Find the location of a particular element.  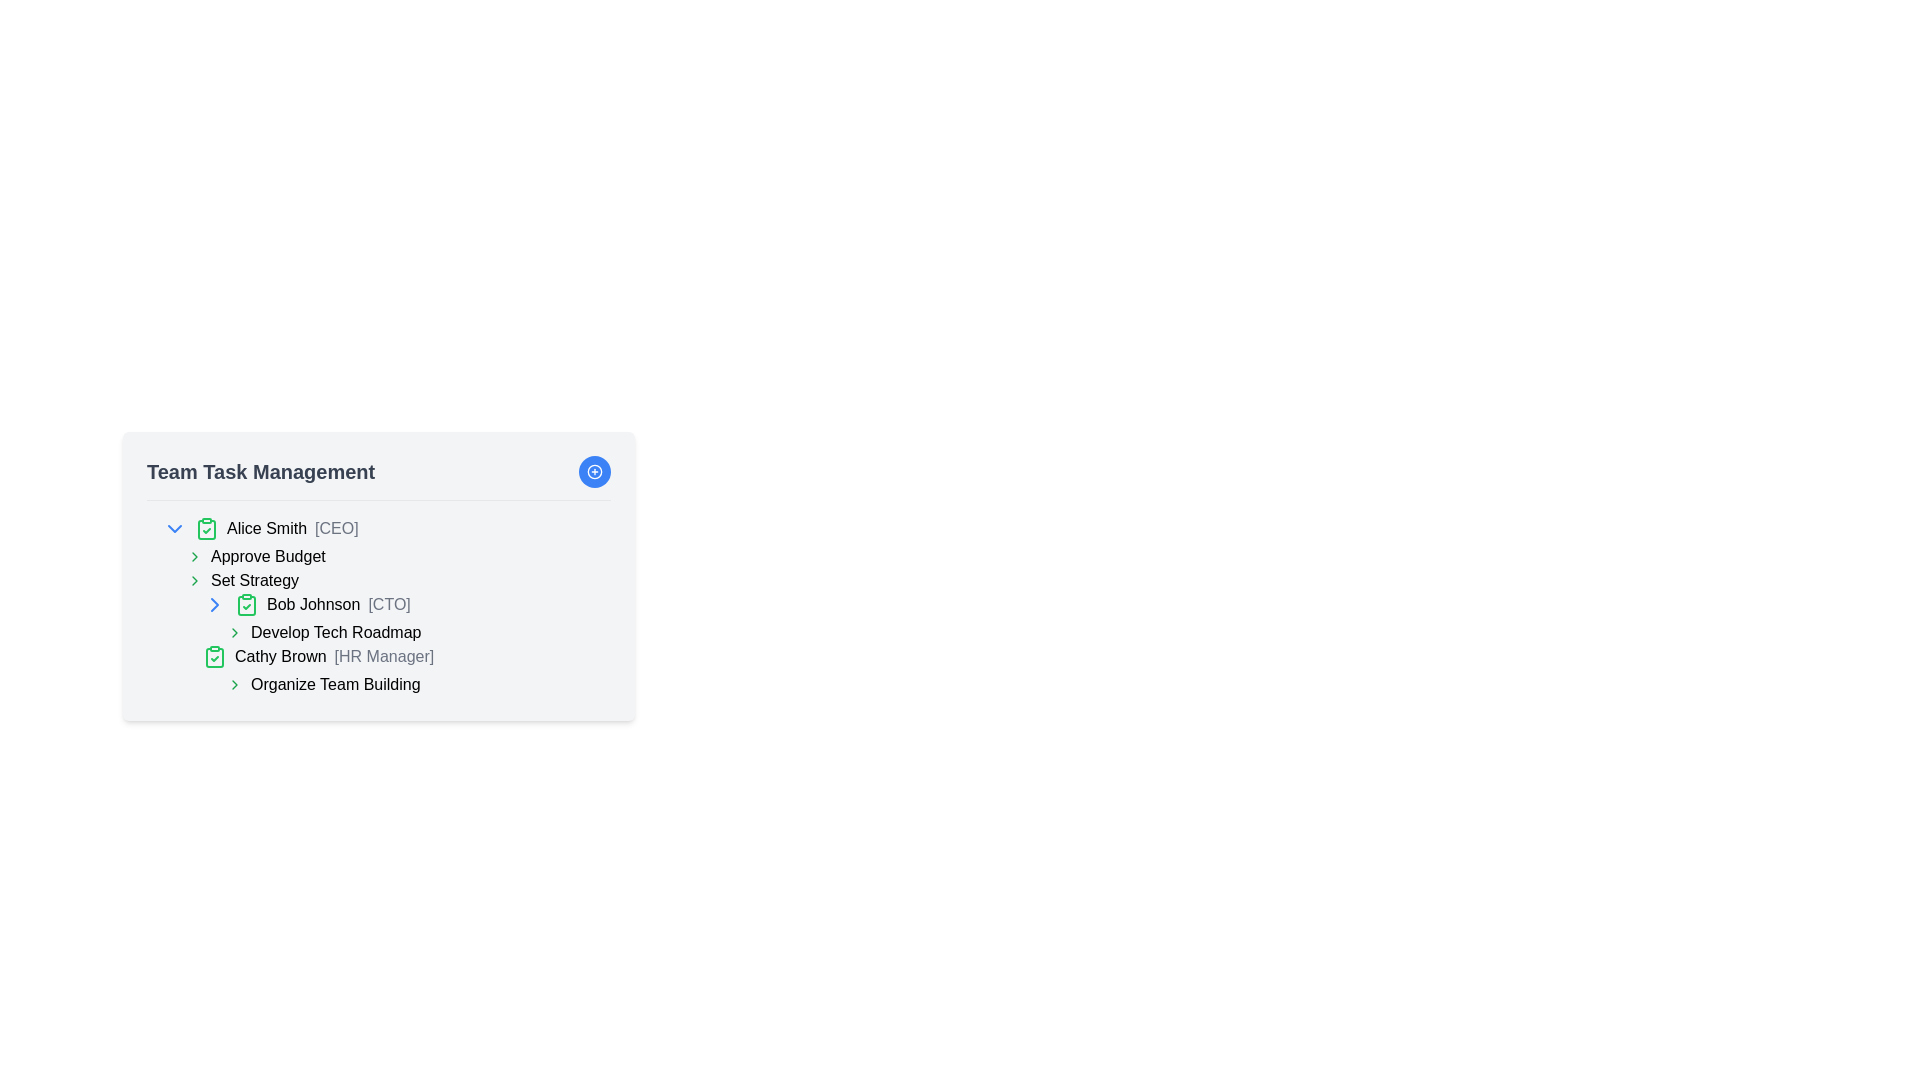

the 'Cathy Brown' text label element, which is styled with a medium-weight font and located under the '[HR Manager]' entry in a hierarchical list interface is located at coordinates (279, 656).